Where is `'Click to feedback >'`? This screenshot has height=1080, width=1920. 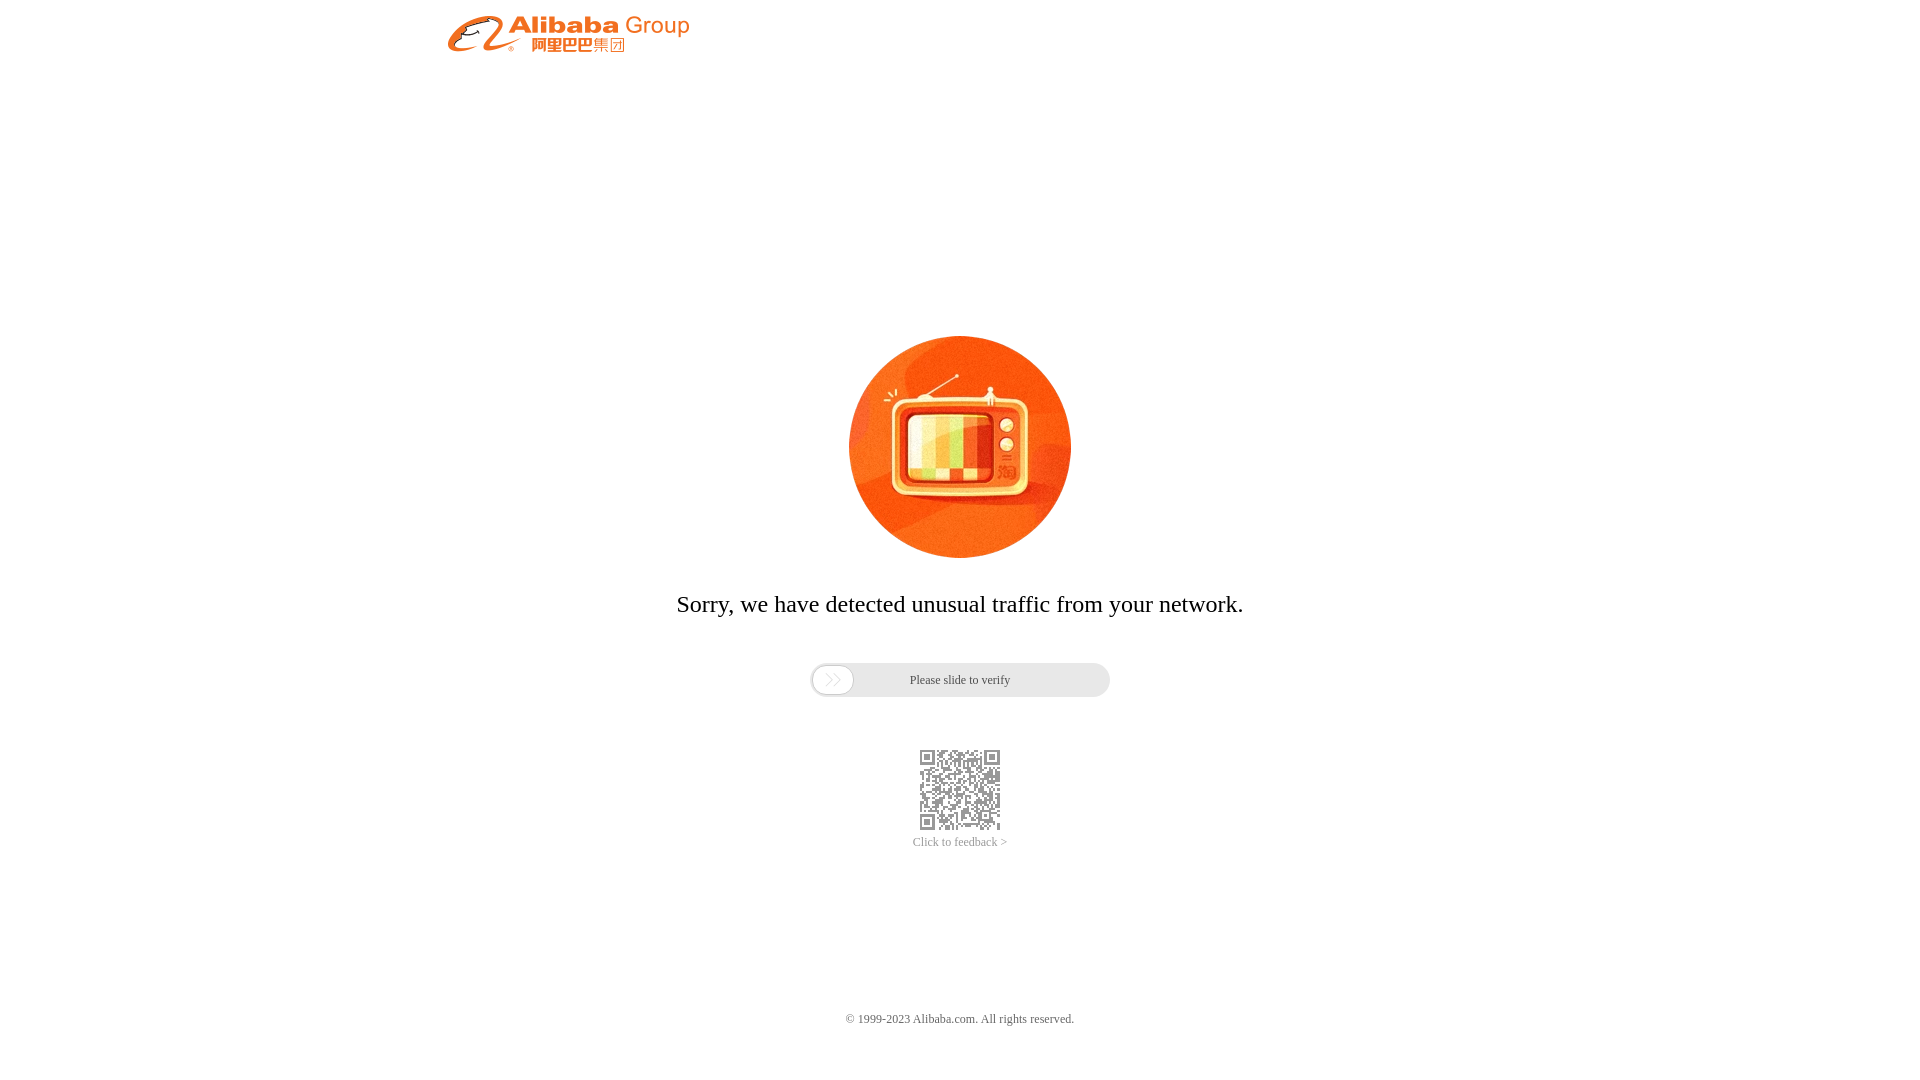
'Click to feedback >' is located at coordinates (960, 842).